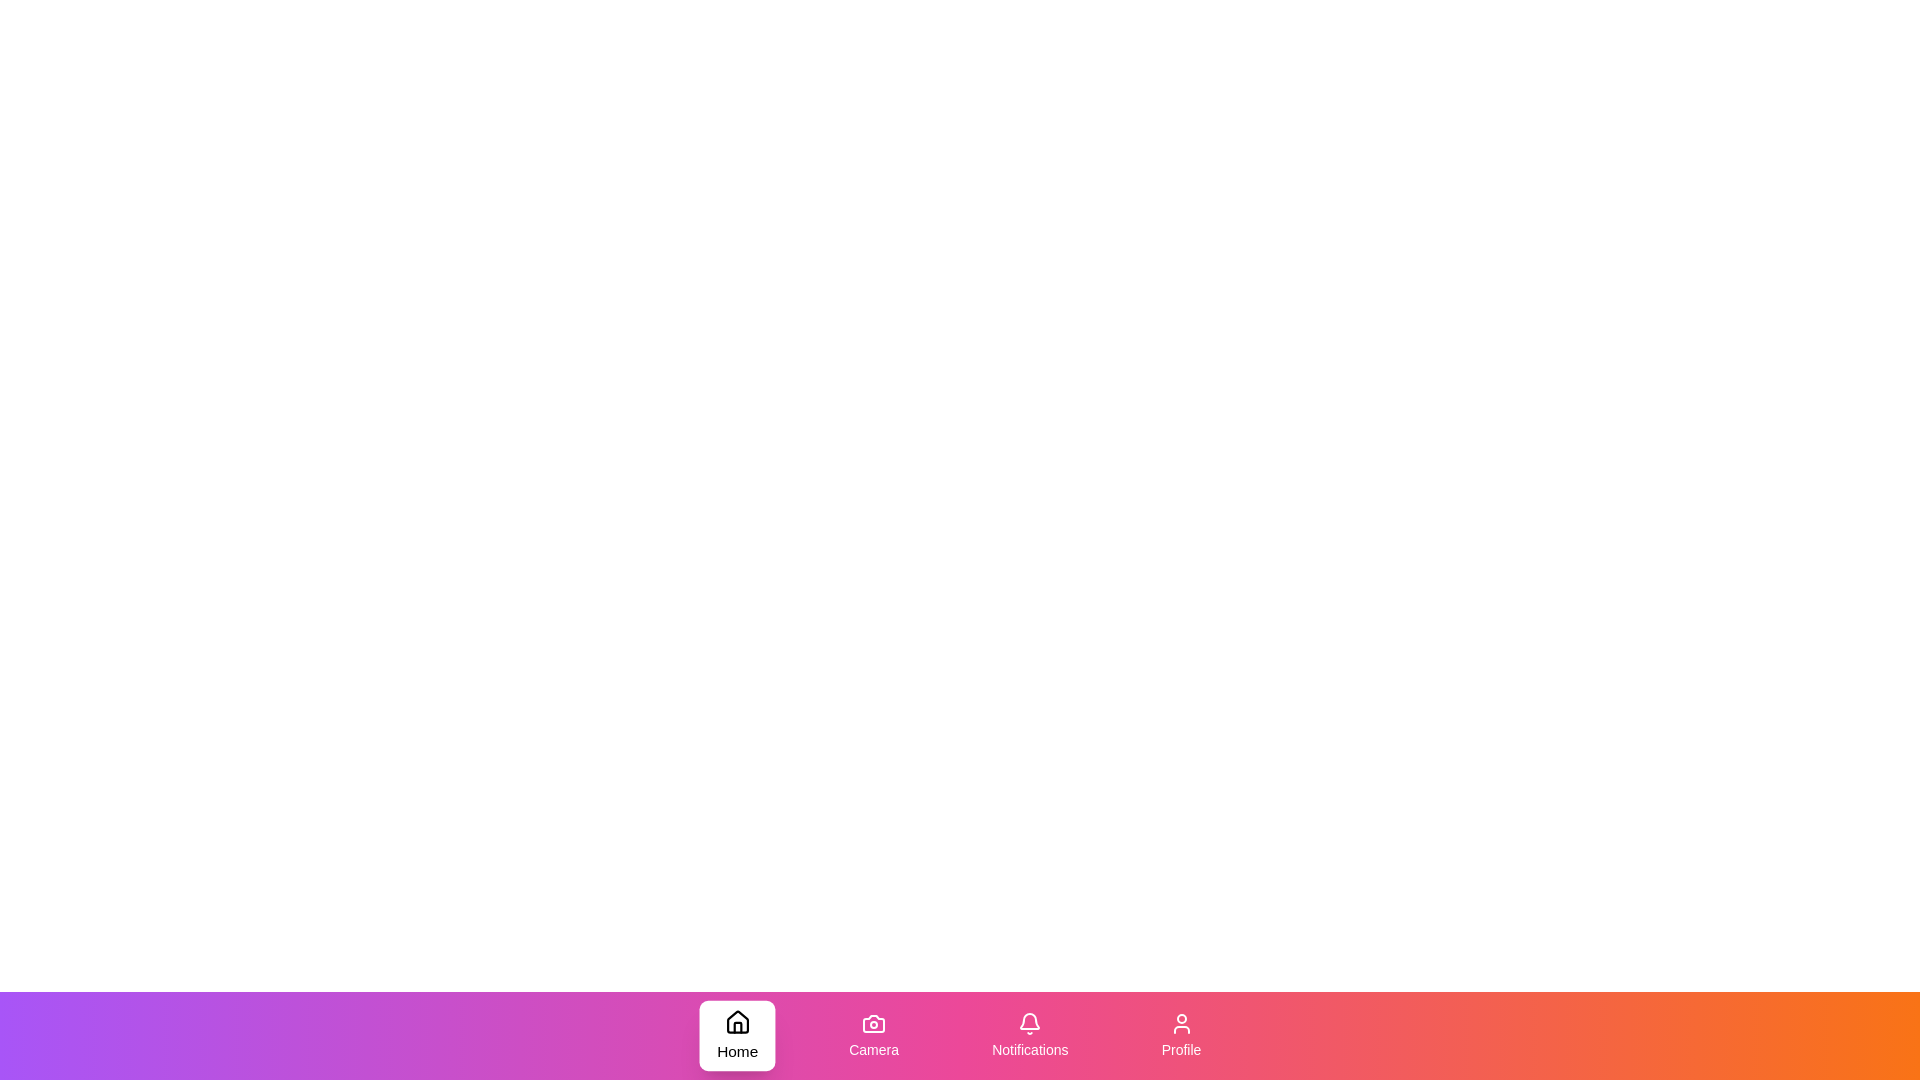 This screenshot has width=1920, height=1080. What do you see at coordinates (736, 1035) in the screenshot?
I see `the Home tab in the bottom navigation bar` at bounding box center [736, 1035].